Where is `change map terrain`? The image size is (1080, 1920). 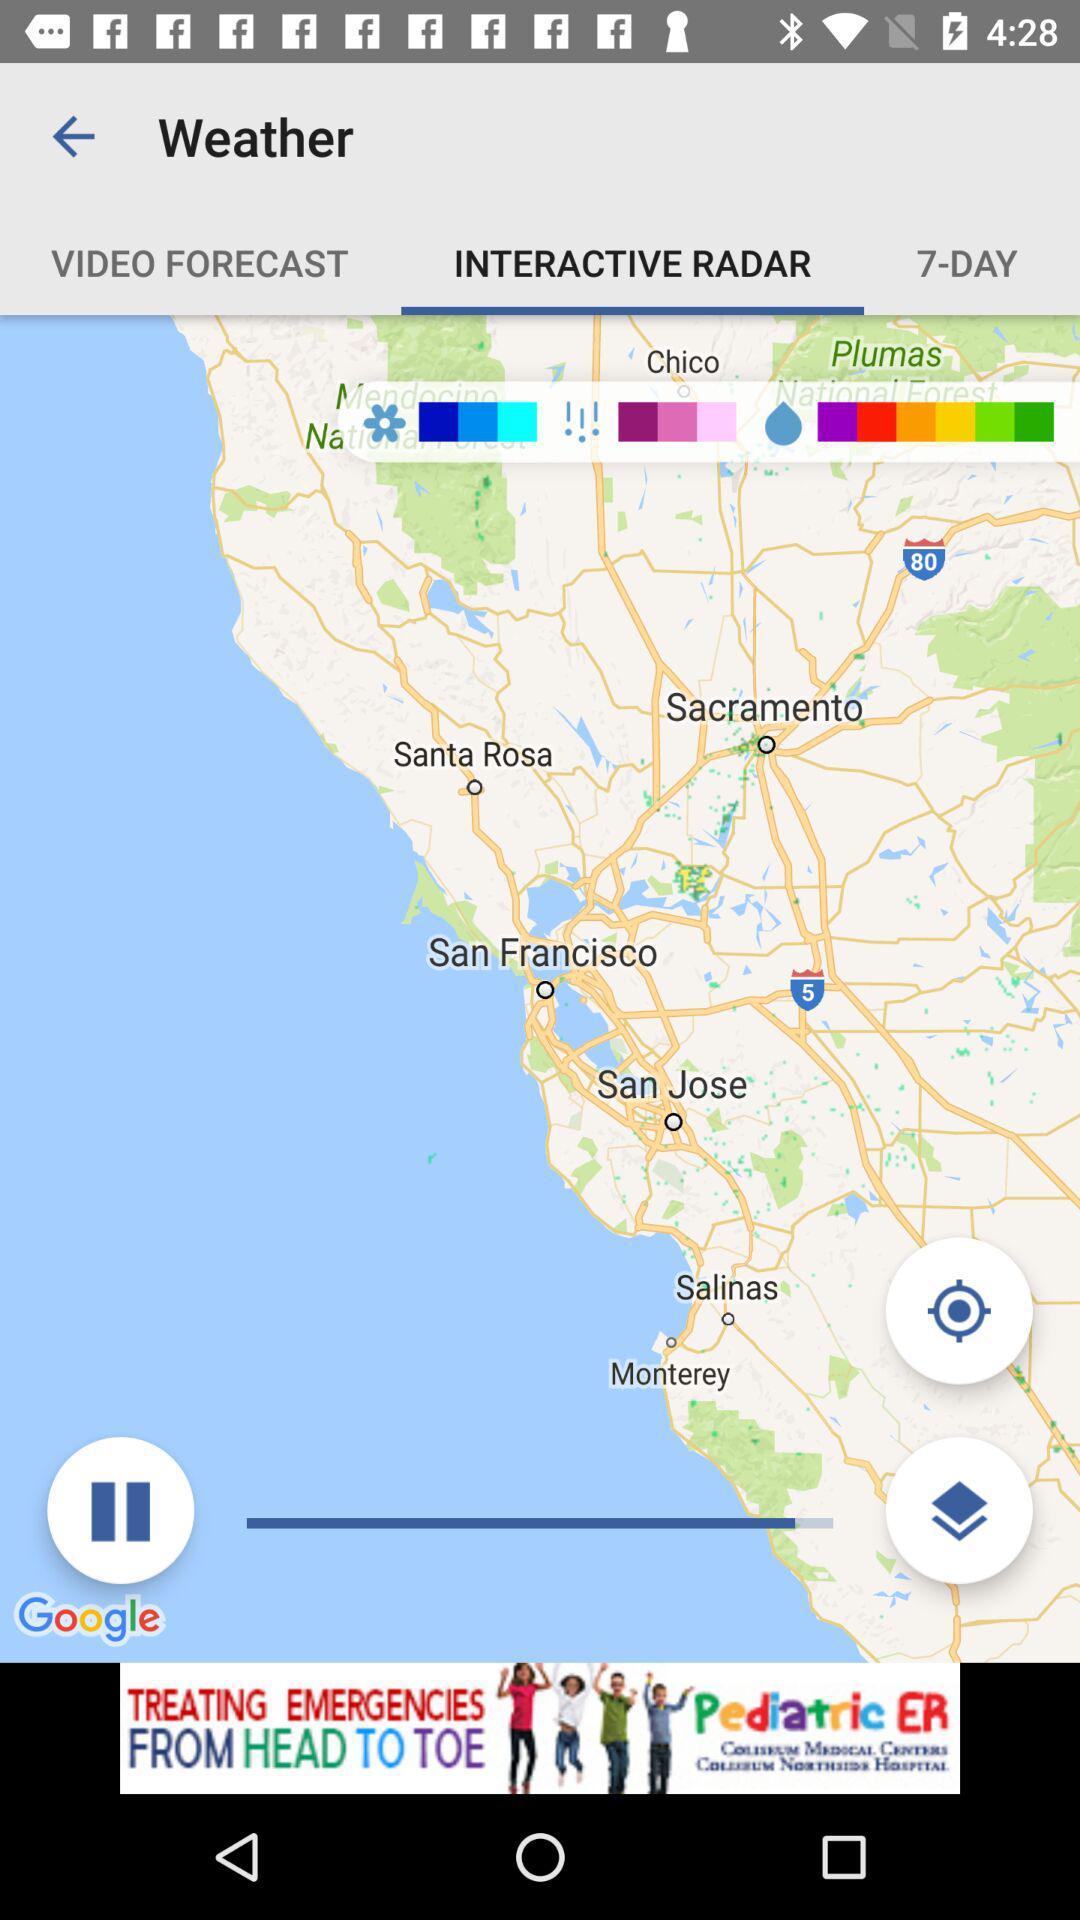
change map terrain is located at coordinates (958, 1510).